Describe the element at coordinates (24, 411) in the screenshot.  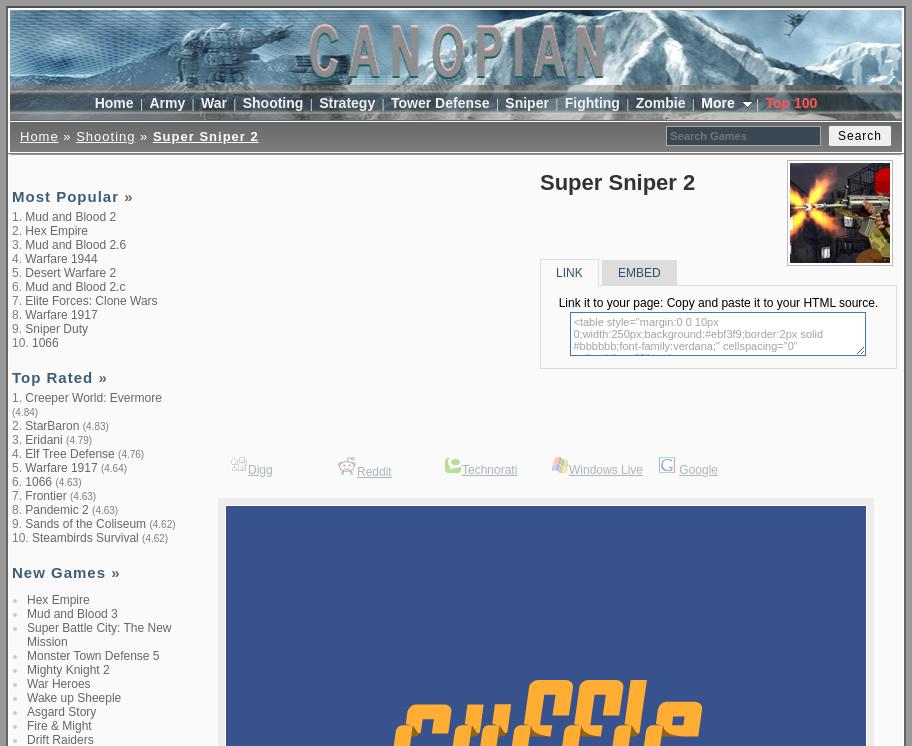
I see `'(4.84)'` at that location.